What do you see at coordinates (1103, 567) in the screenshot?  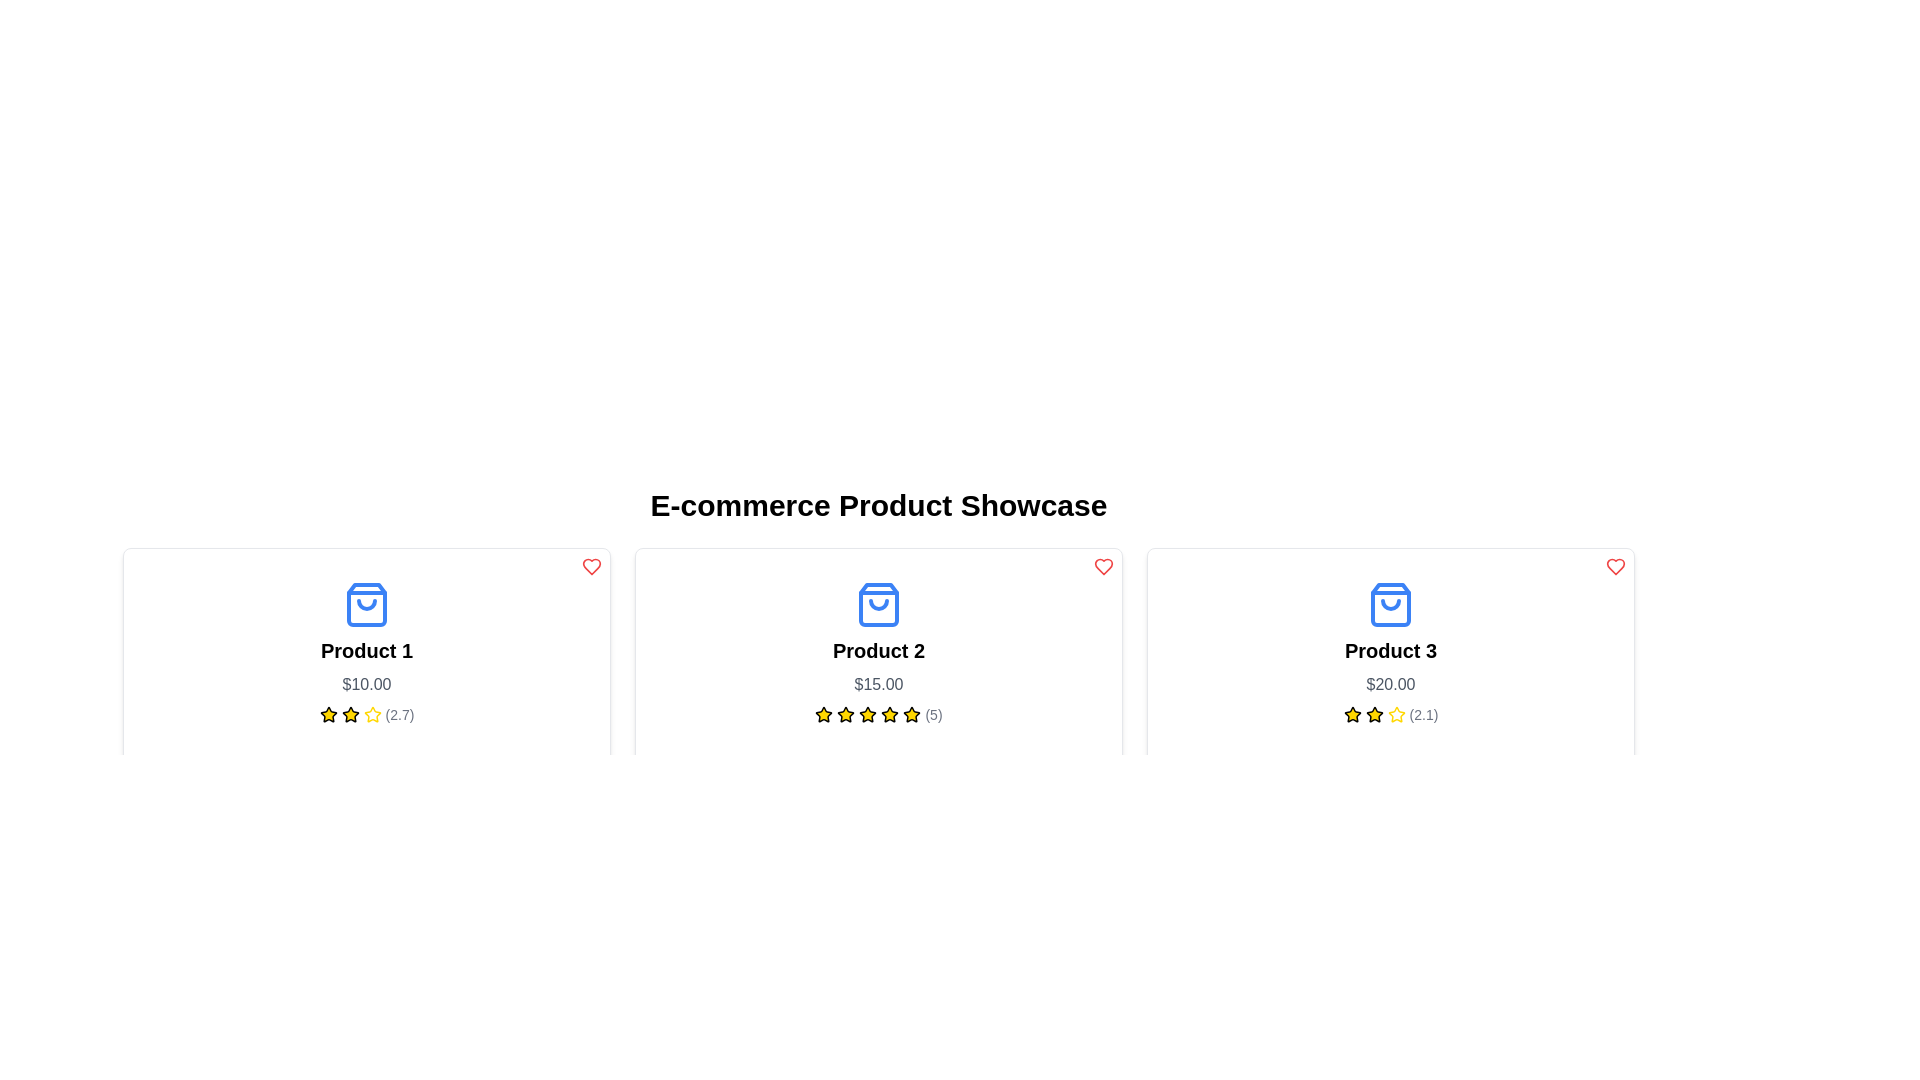 I see `the red heart icon button in the top-right corner of the 'Product 2' card` at bounding box center [1103, 567].